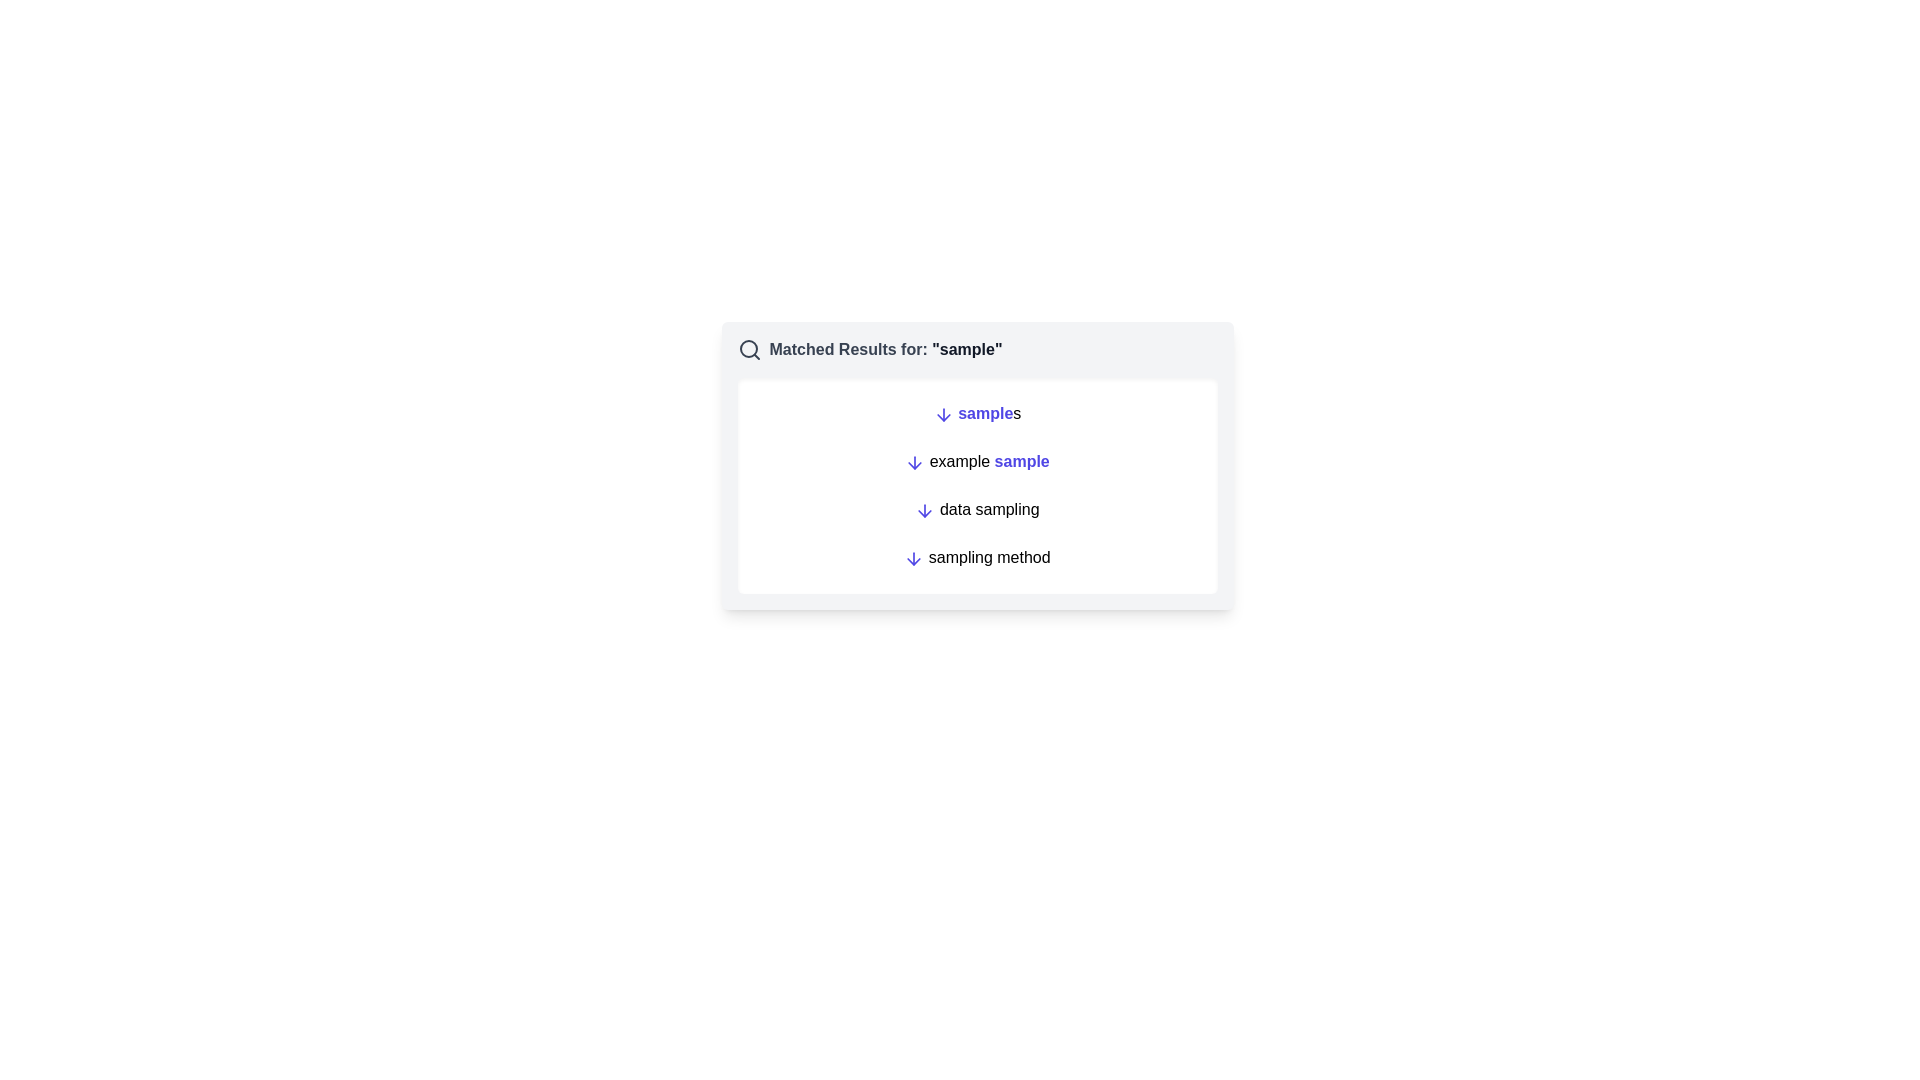 Image resolution: width=1920 pixels, height=1080 pixels. I want to click on the blue downward-pointing arrow icon located to the left of the 'samples' text to bring up a context menu, so click(942, 413).